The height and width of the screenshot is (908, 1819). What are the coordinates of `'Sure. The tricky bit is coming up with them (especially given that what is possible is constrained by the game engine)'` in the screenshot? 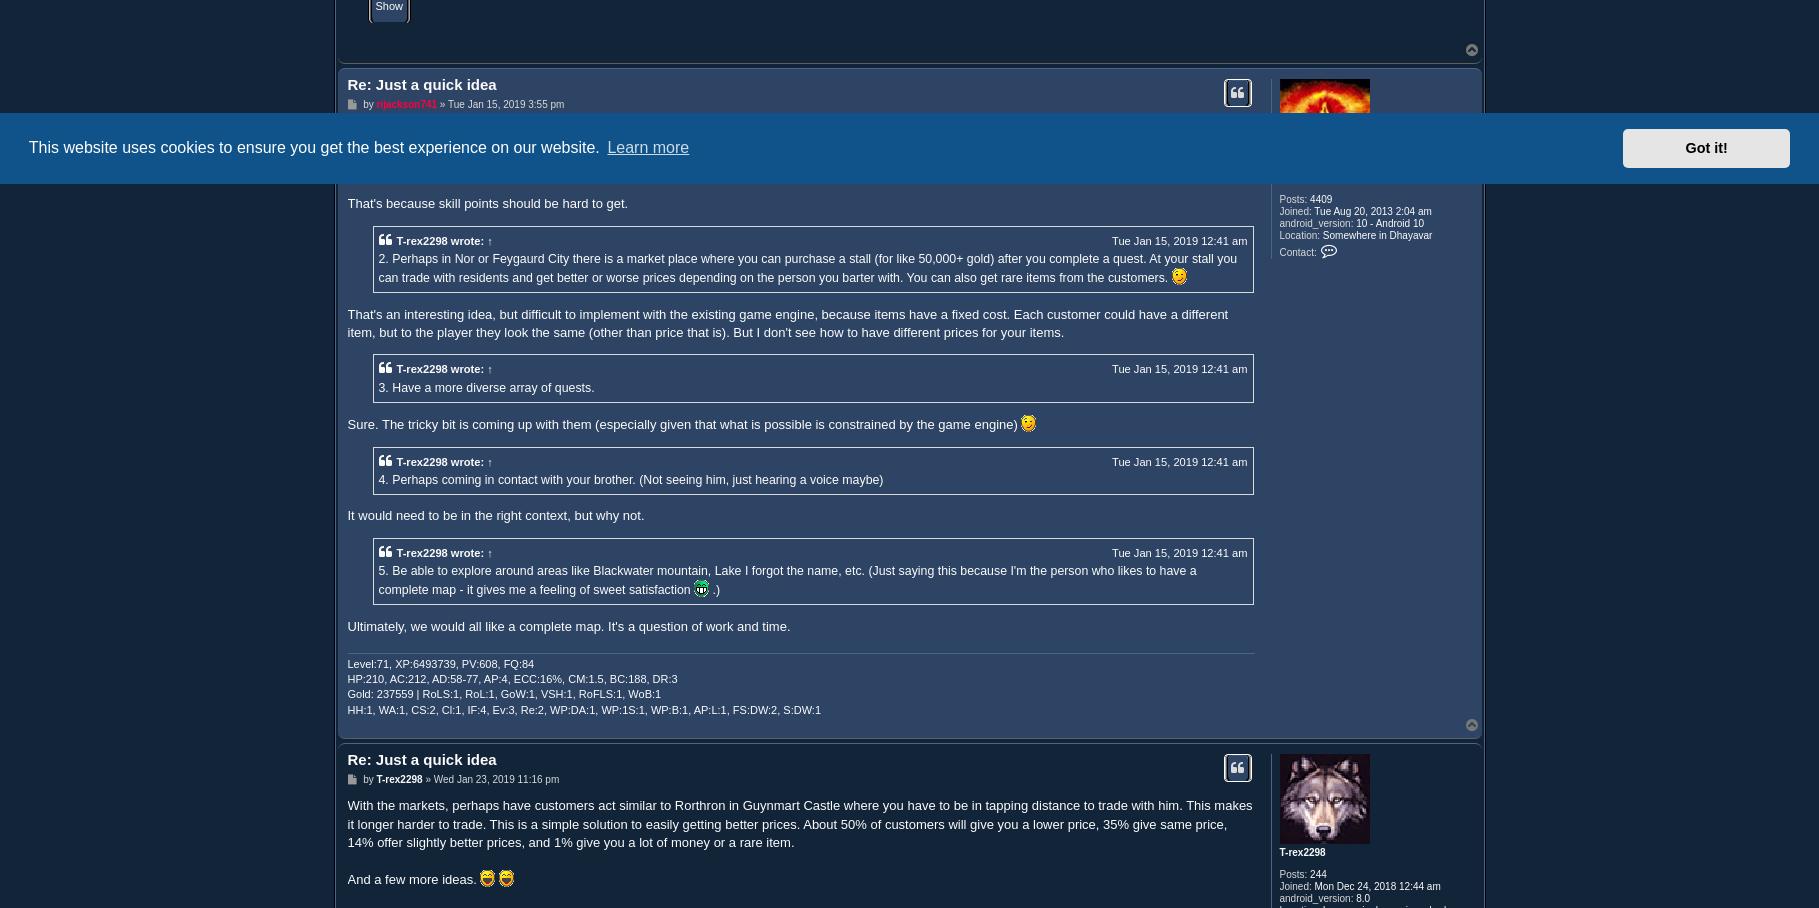 It's located at (683, 424).